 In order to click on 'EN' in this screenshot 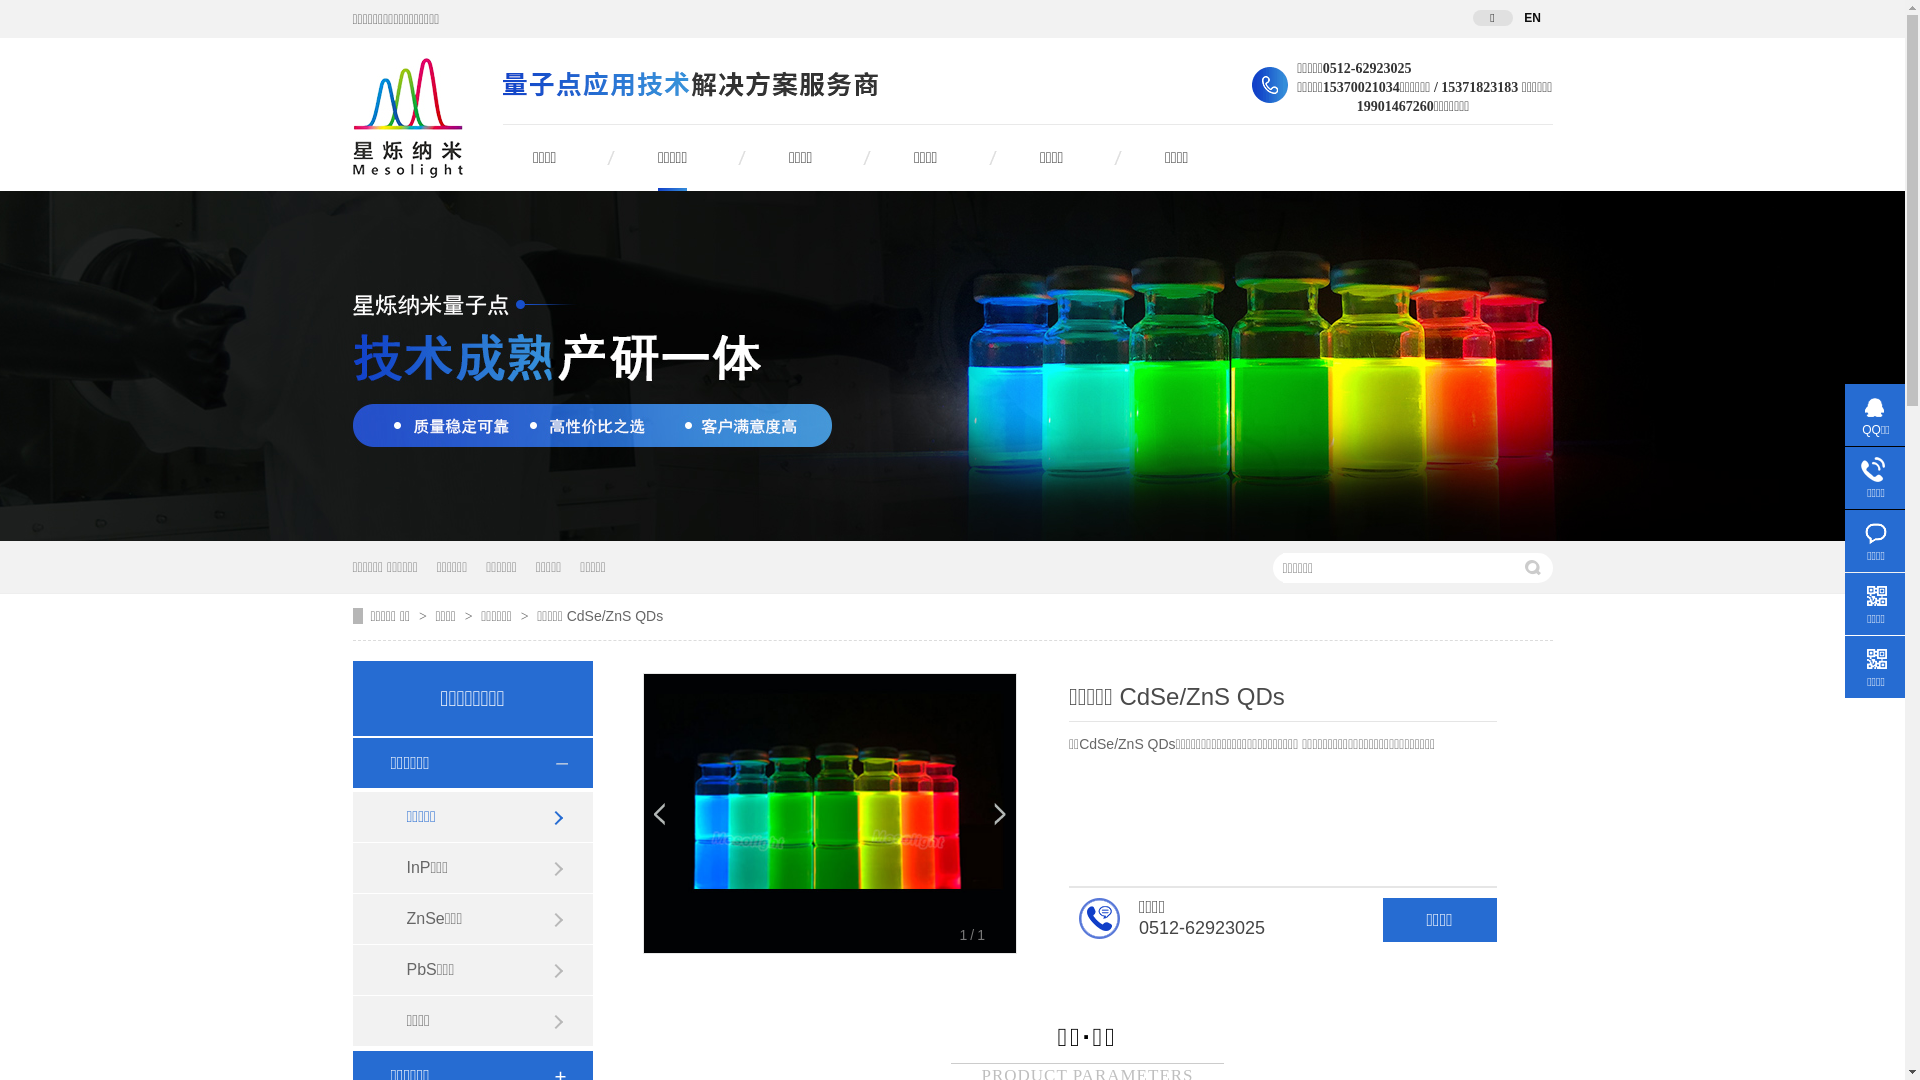, I will do `click(1530, 18)`.